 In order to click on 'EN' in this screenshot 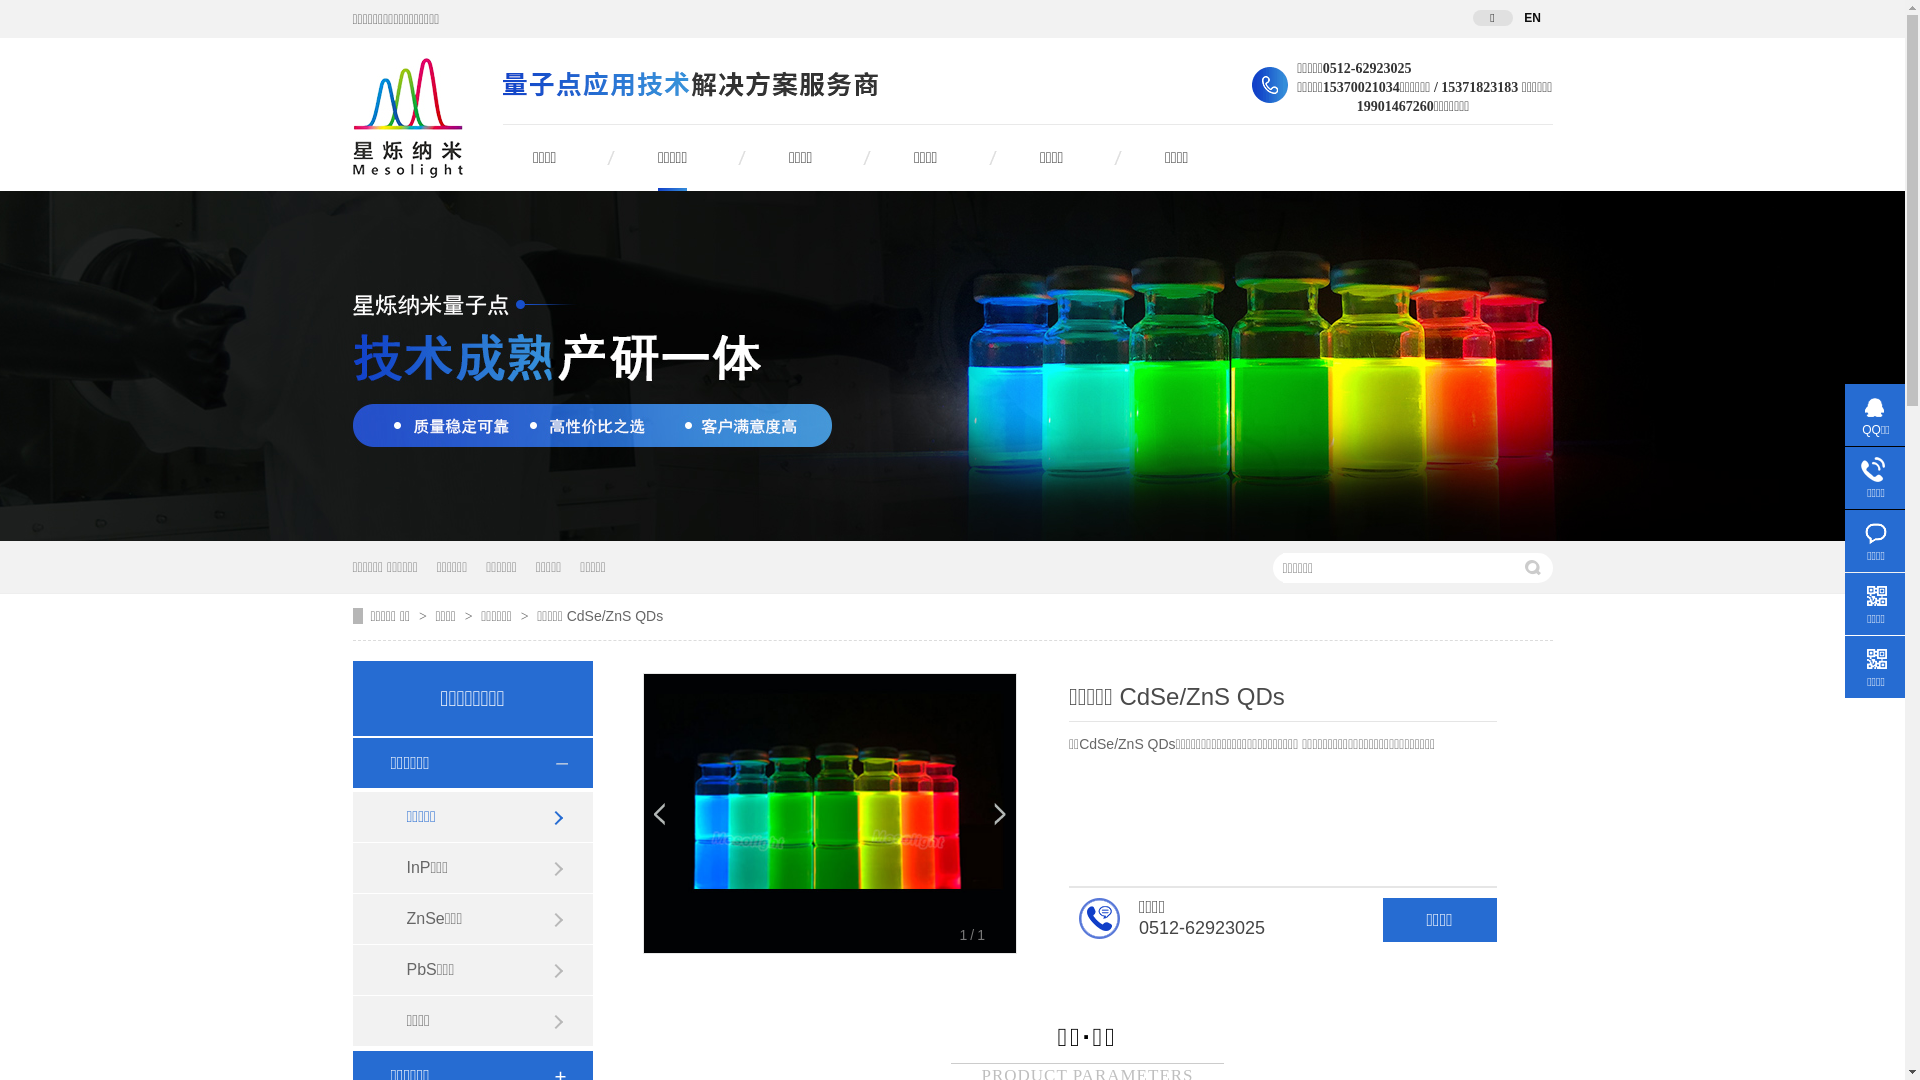, I will do `click(1530, 18)`.